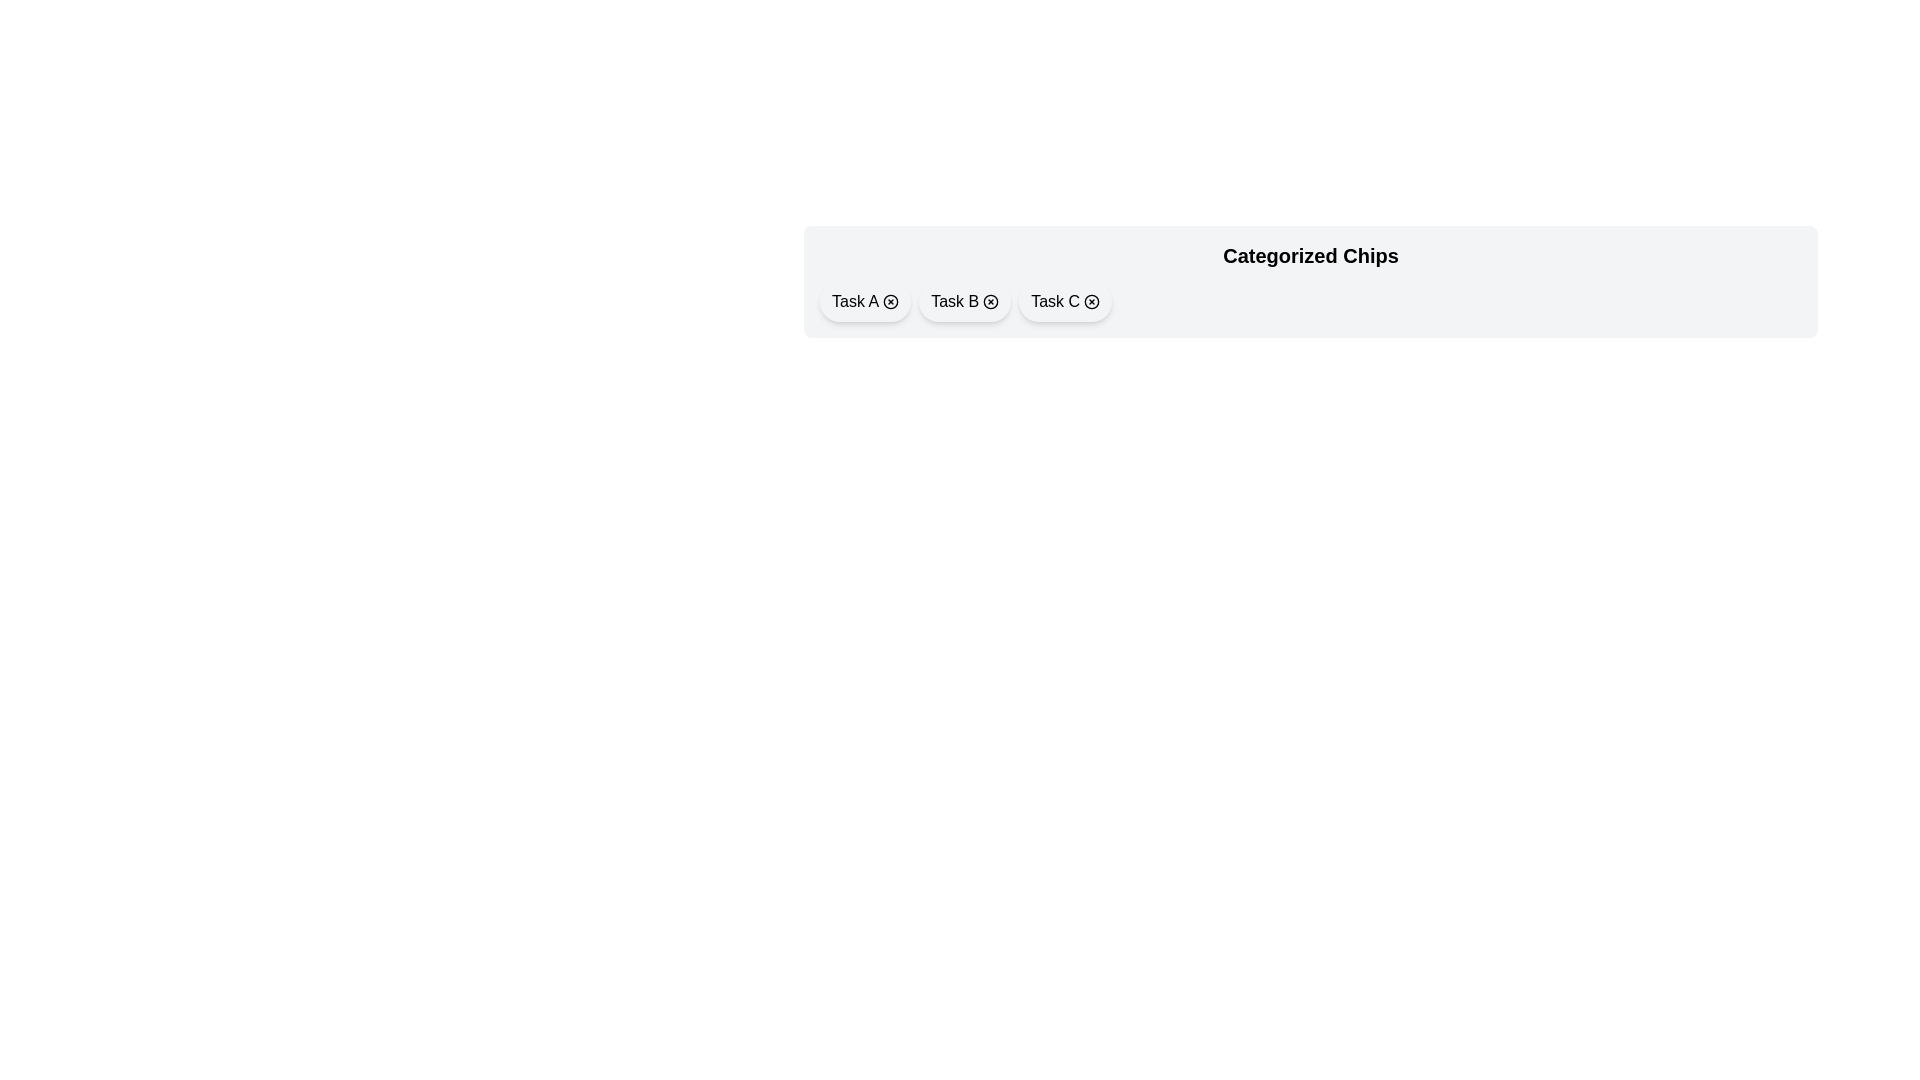 Image resolution: width=1920 pixels, height=1080 pixels. I want to click on the chip labeled Task B to observe its hover effect, so click(965, 301).